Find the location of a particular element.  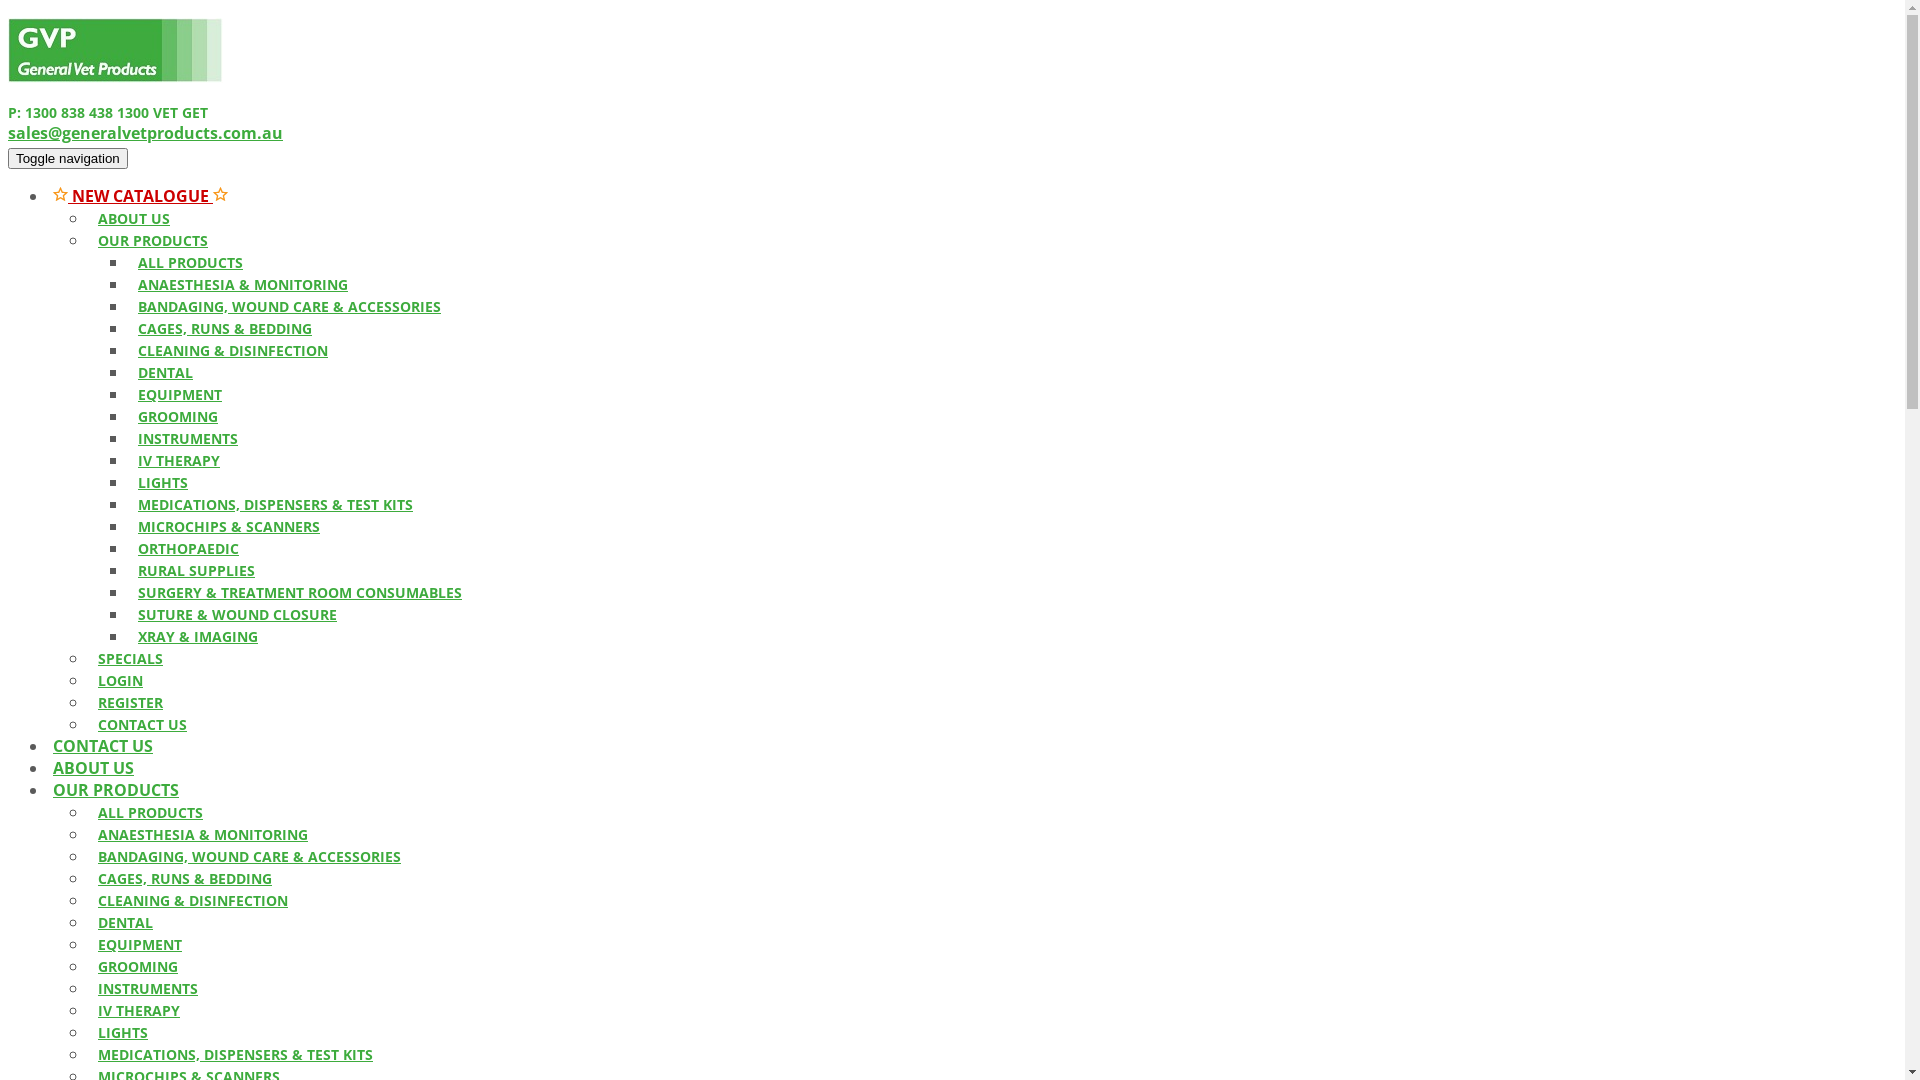

'RURAL SUPPLIES' is located at coordinates (127, 570).